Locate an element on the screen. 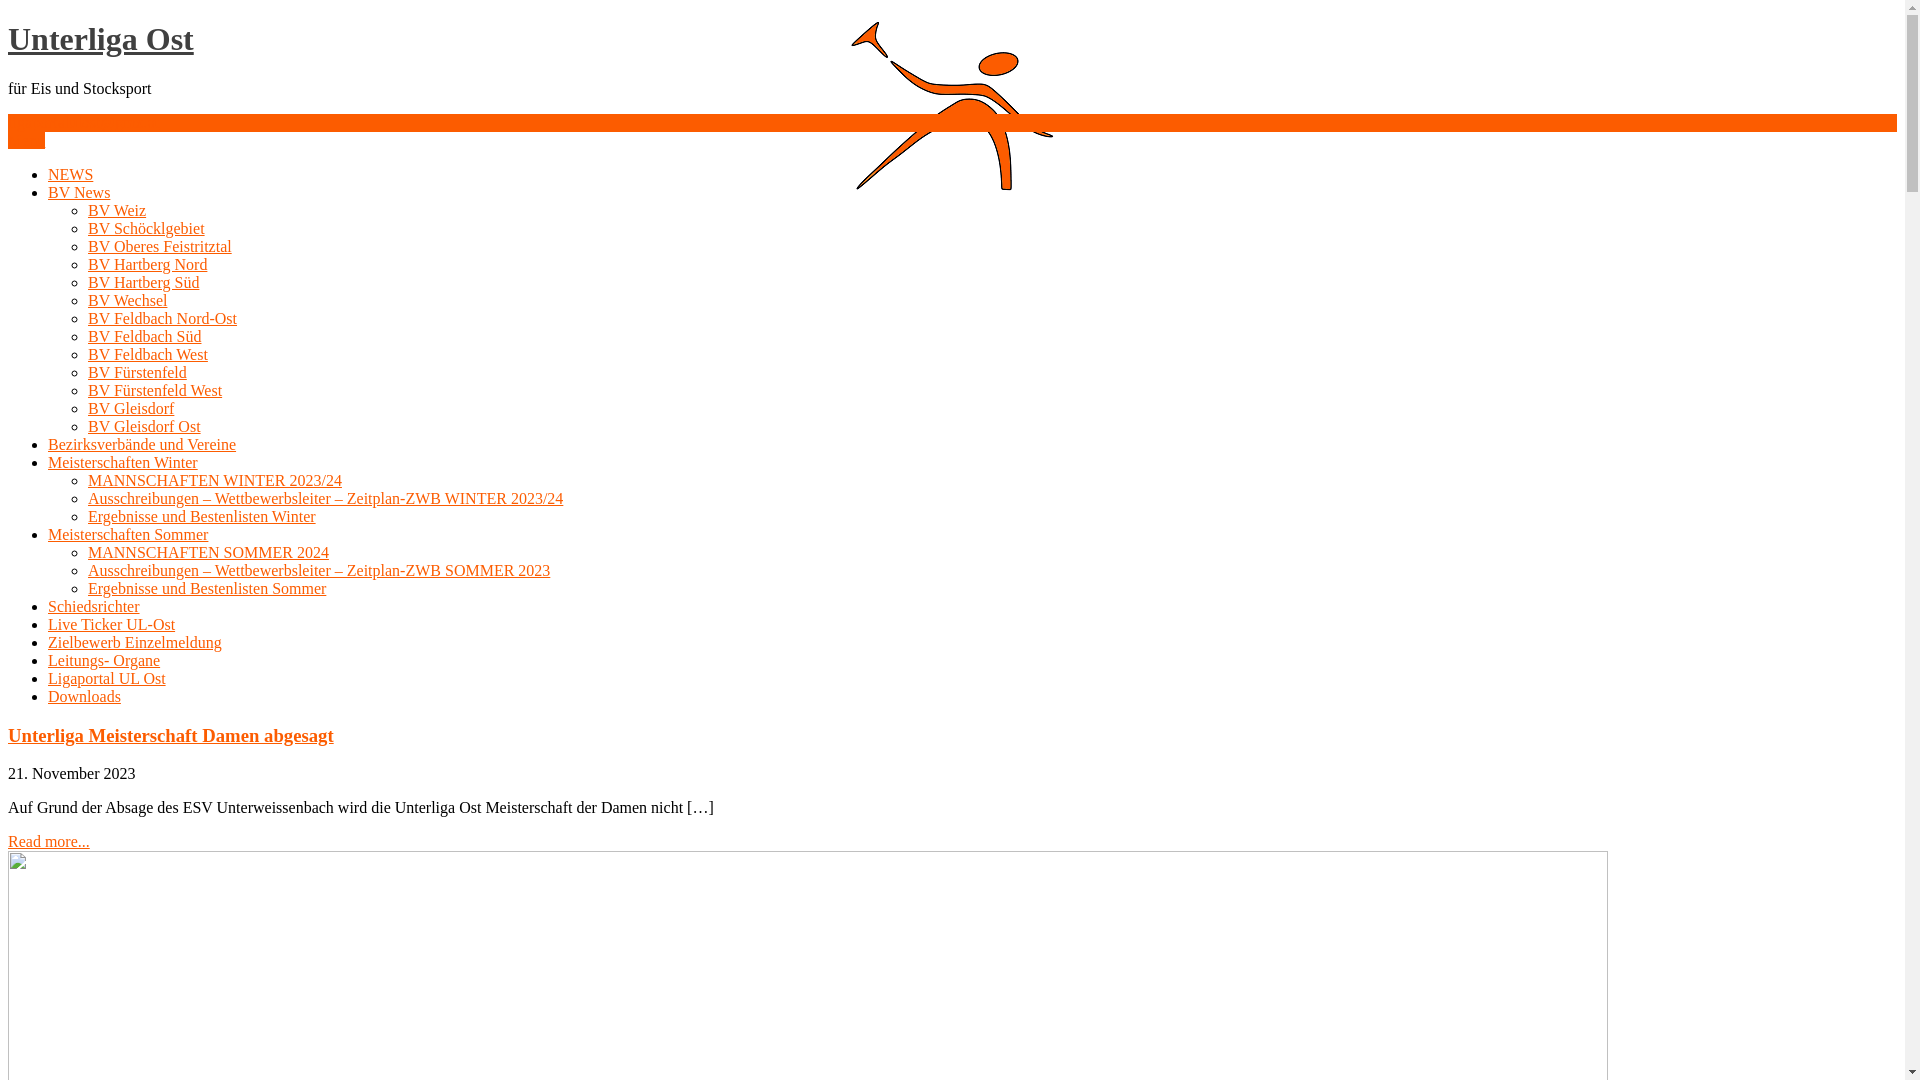  'MANNSCHAFTEN SOMMER 2024' is located at coordinates (208, 552).